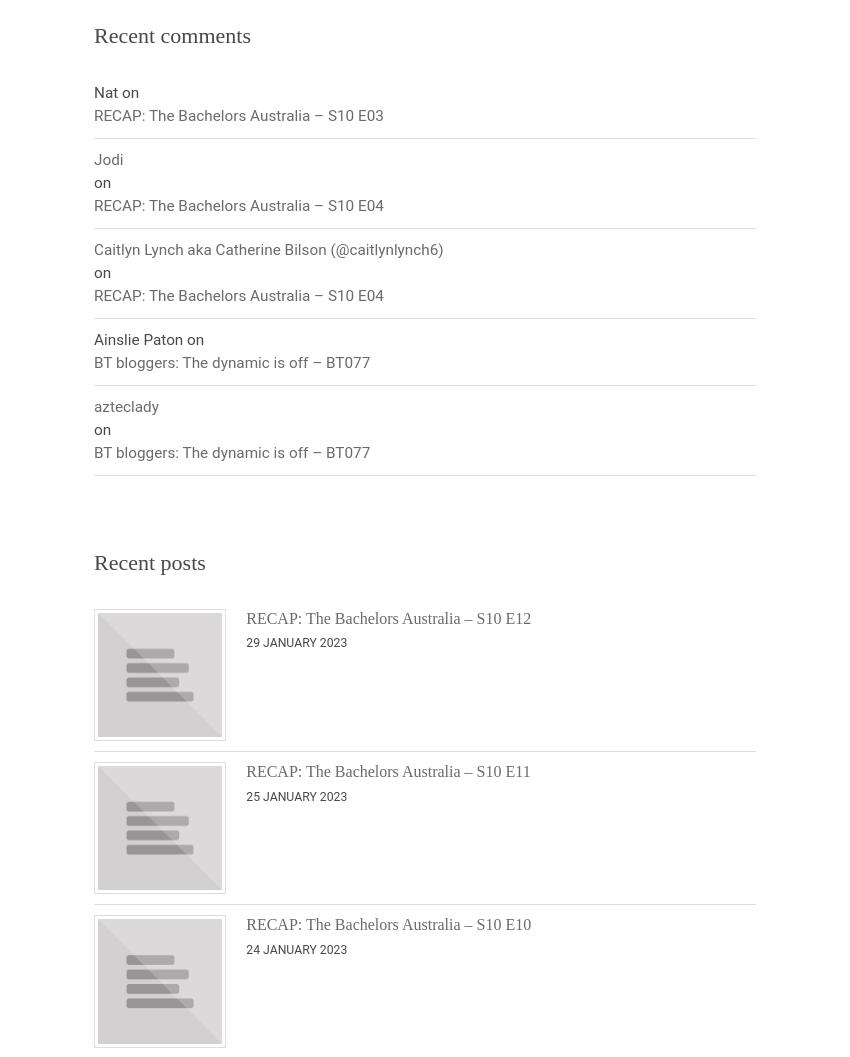 This screenshot has width=850, height=1057. I want to click on 'Recent comments', so click(93, 35).